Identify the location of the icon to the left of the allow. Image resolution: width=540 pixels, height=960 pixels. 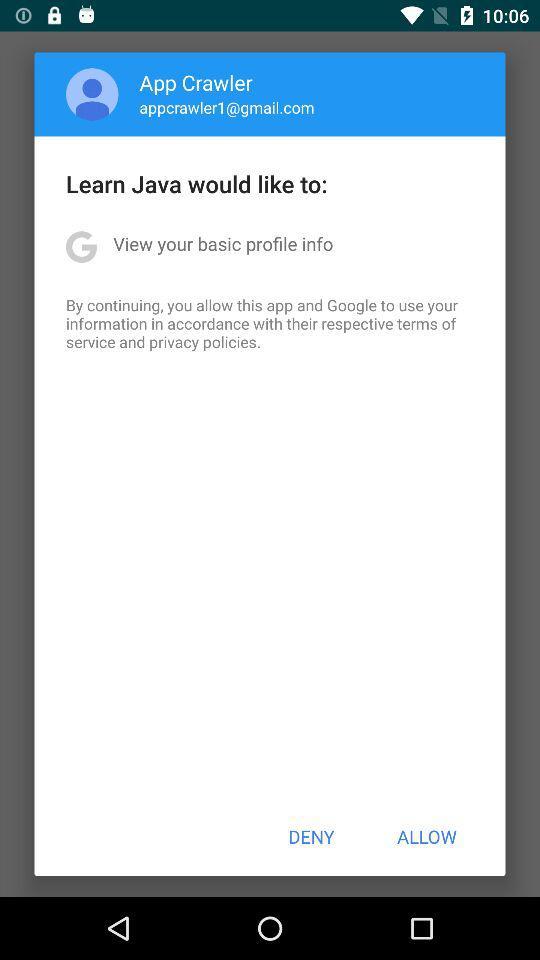
(311, 836).